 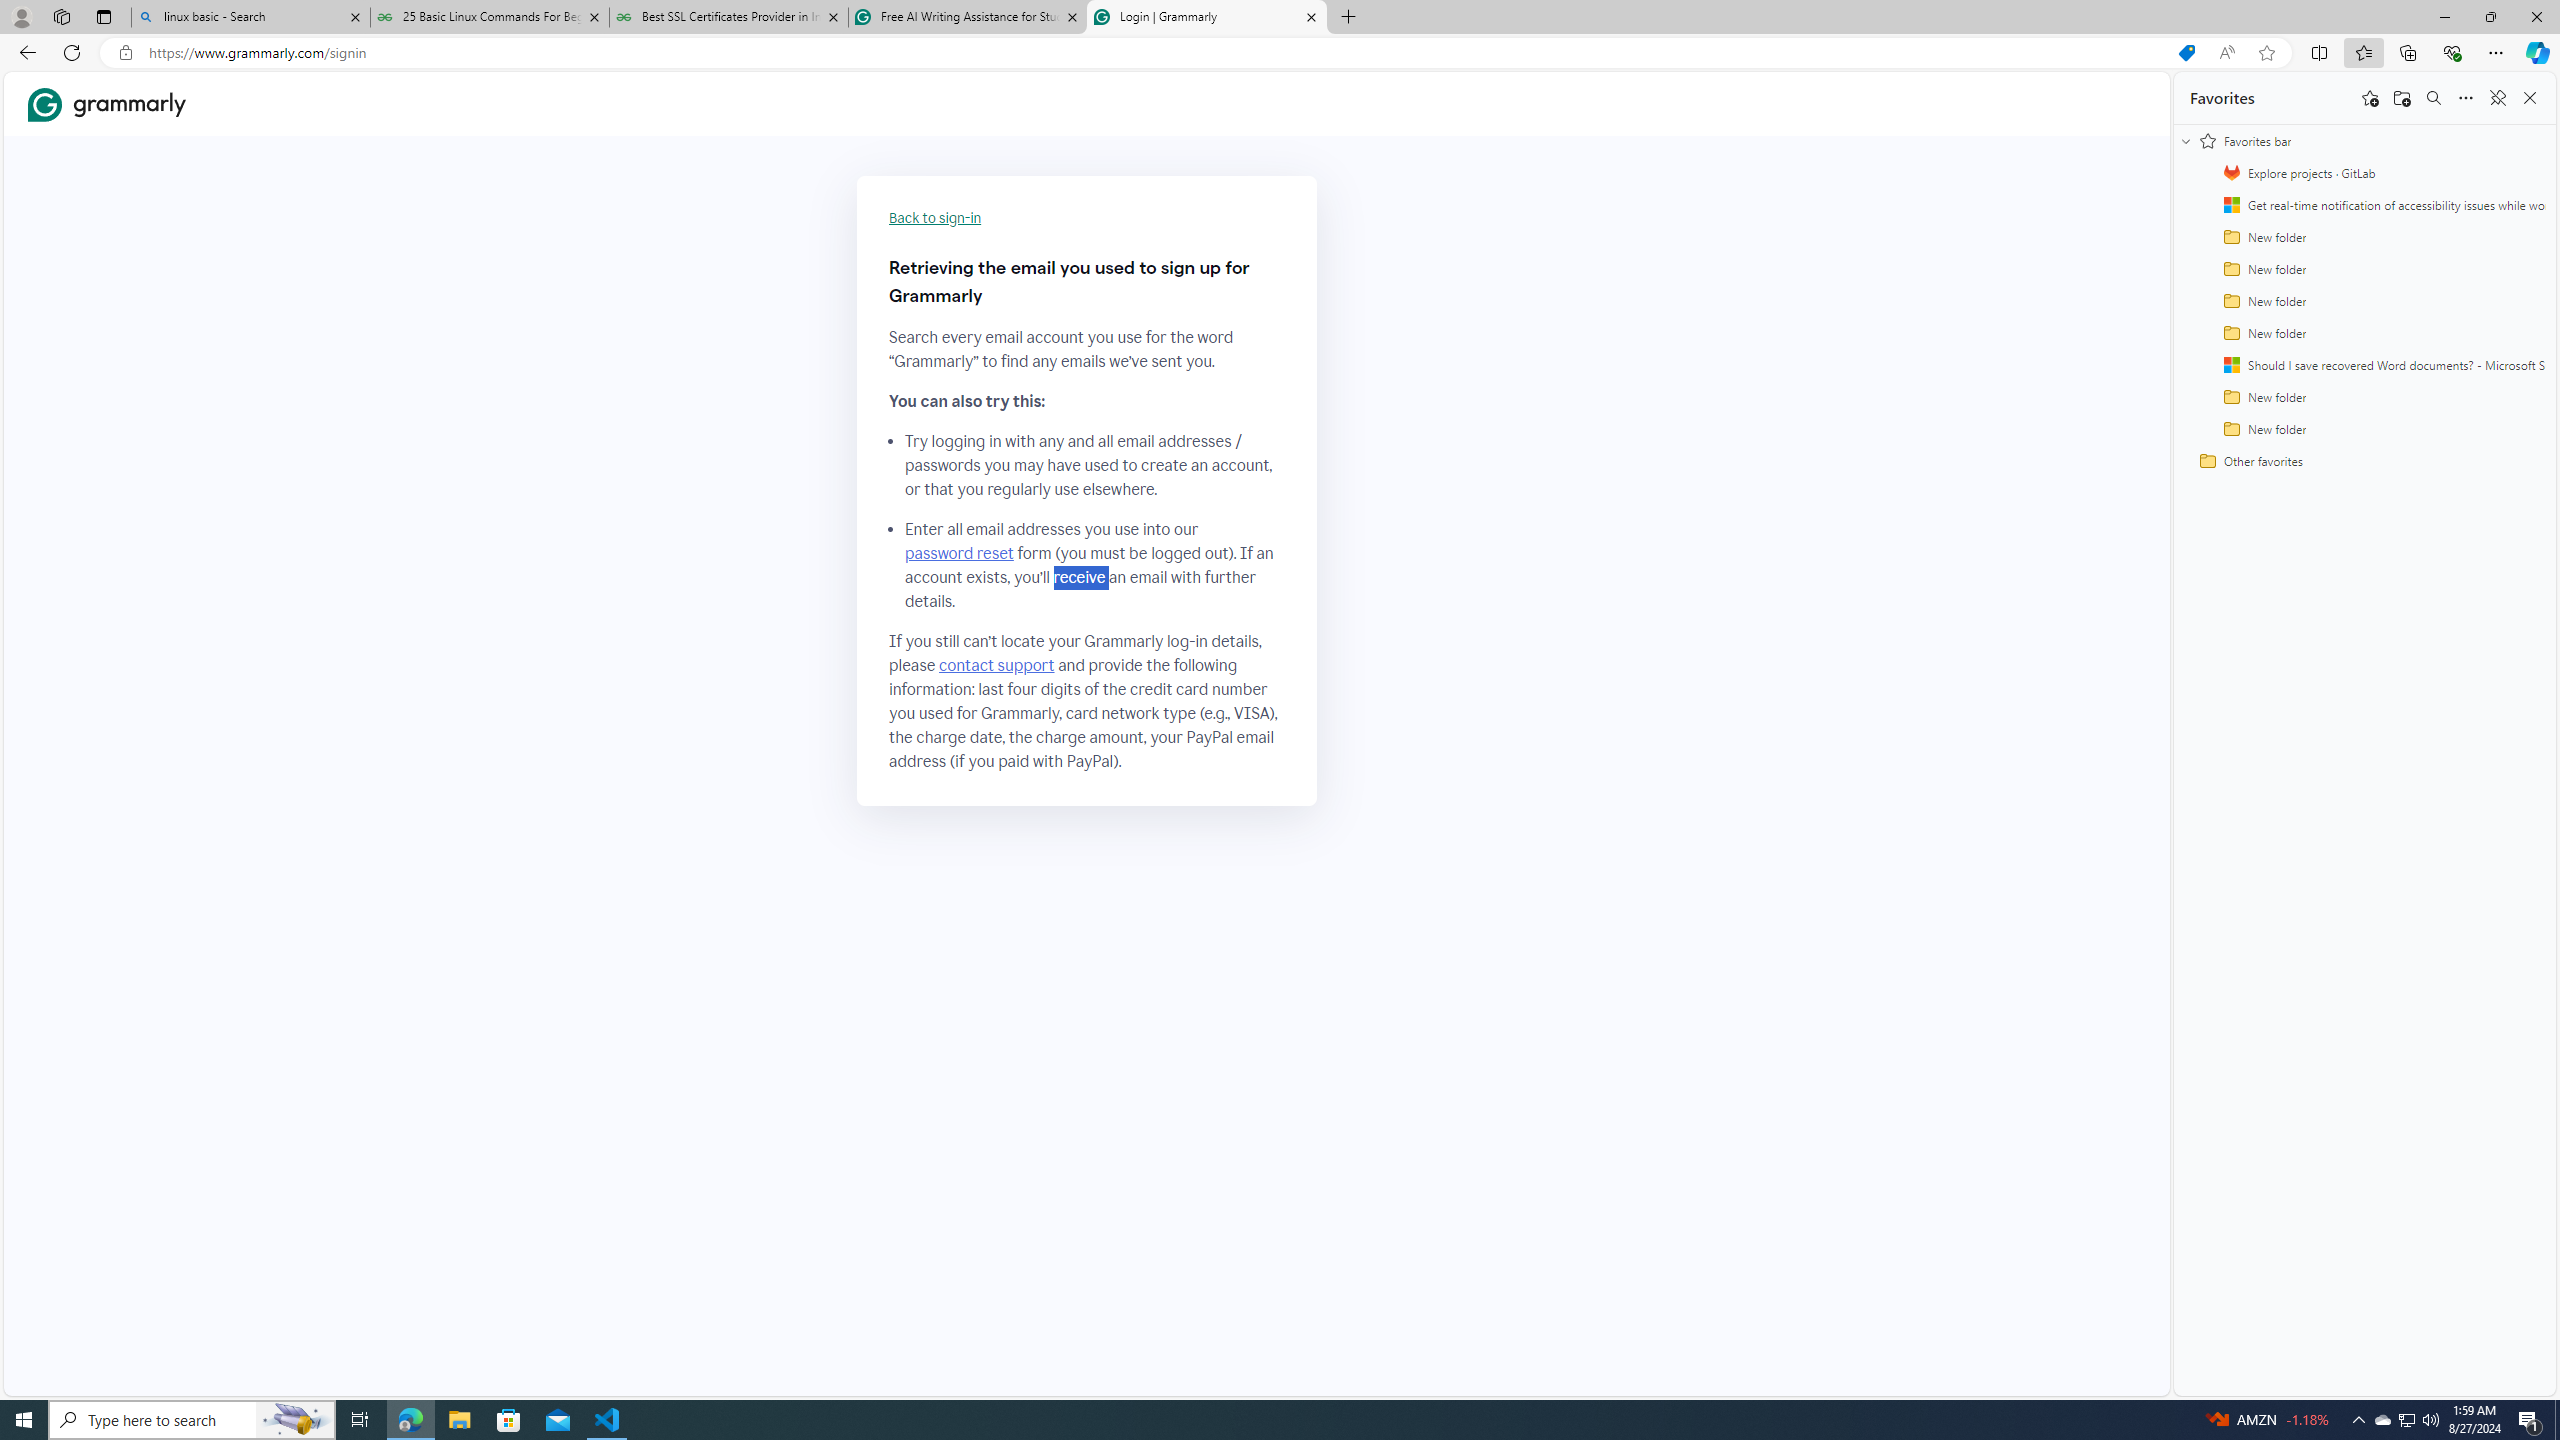 What do you see at coordinates (2433, 96) in the screenshot?
I see `'Search favorites'` at bounding box center [2433, 96].